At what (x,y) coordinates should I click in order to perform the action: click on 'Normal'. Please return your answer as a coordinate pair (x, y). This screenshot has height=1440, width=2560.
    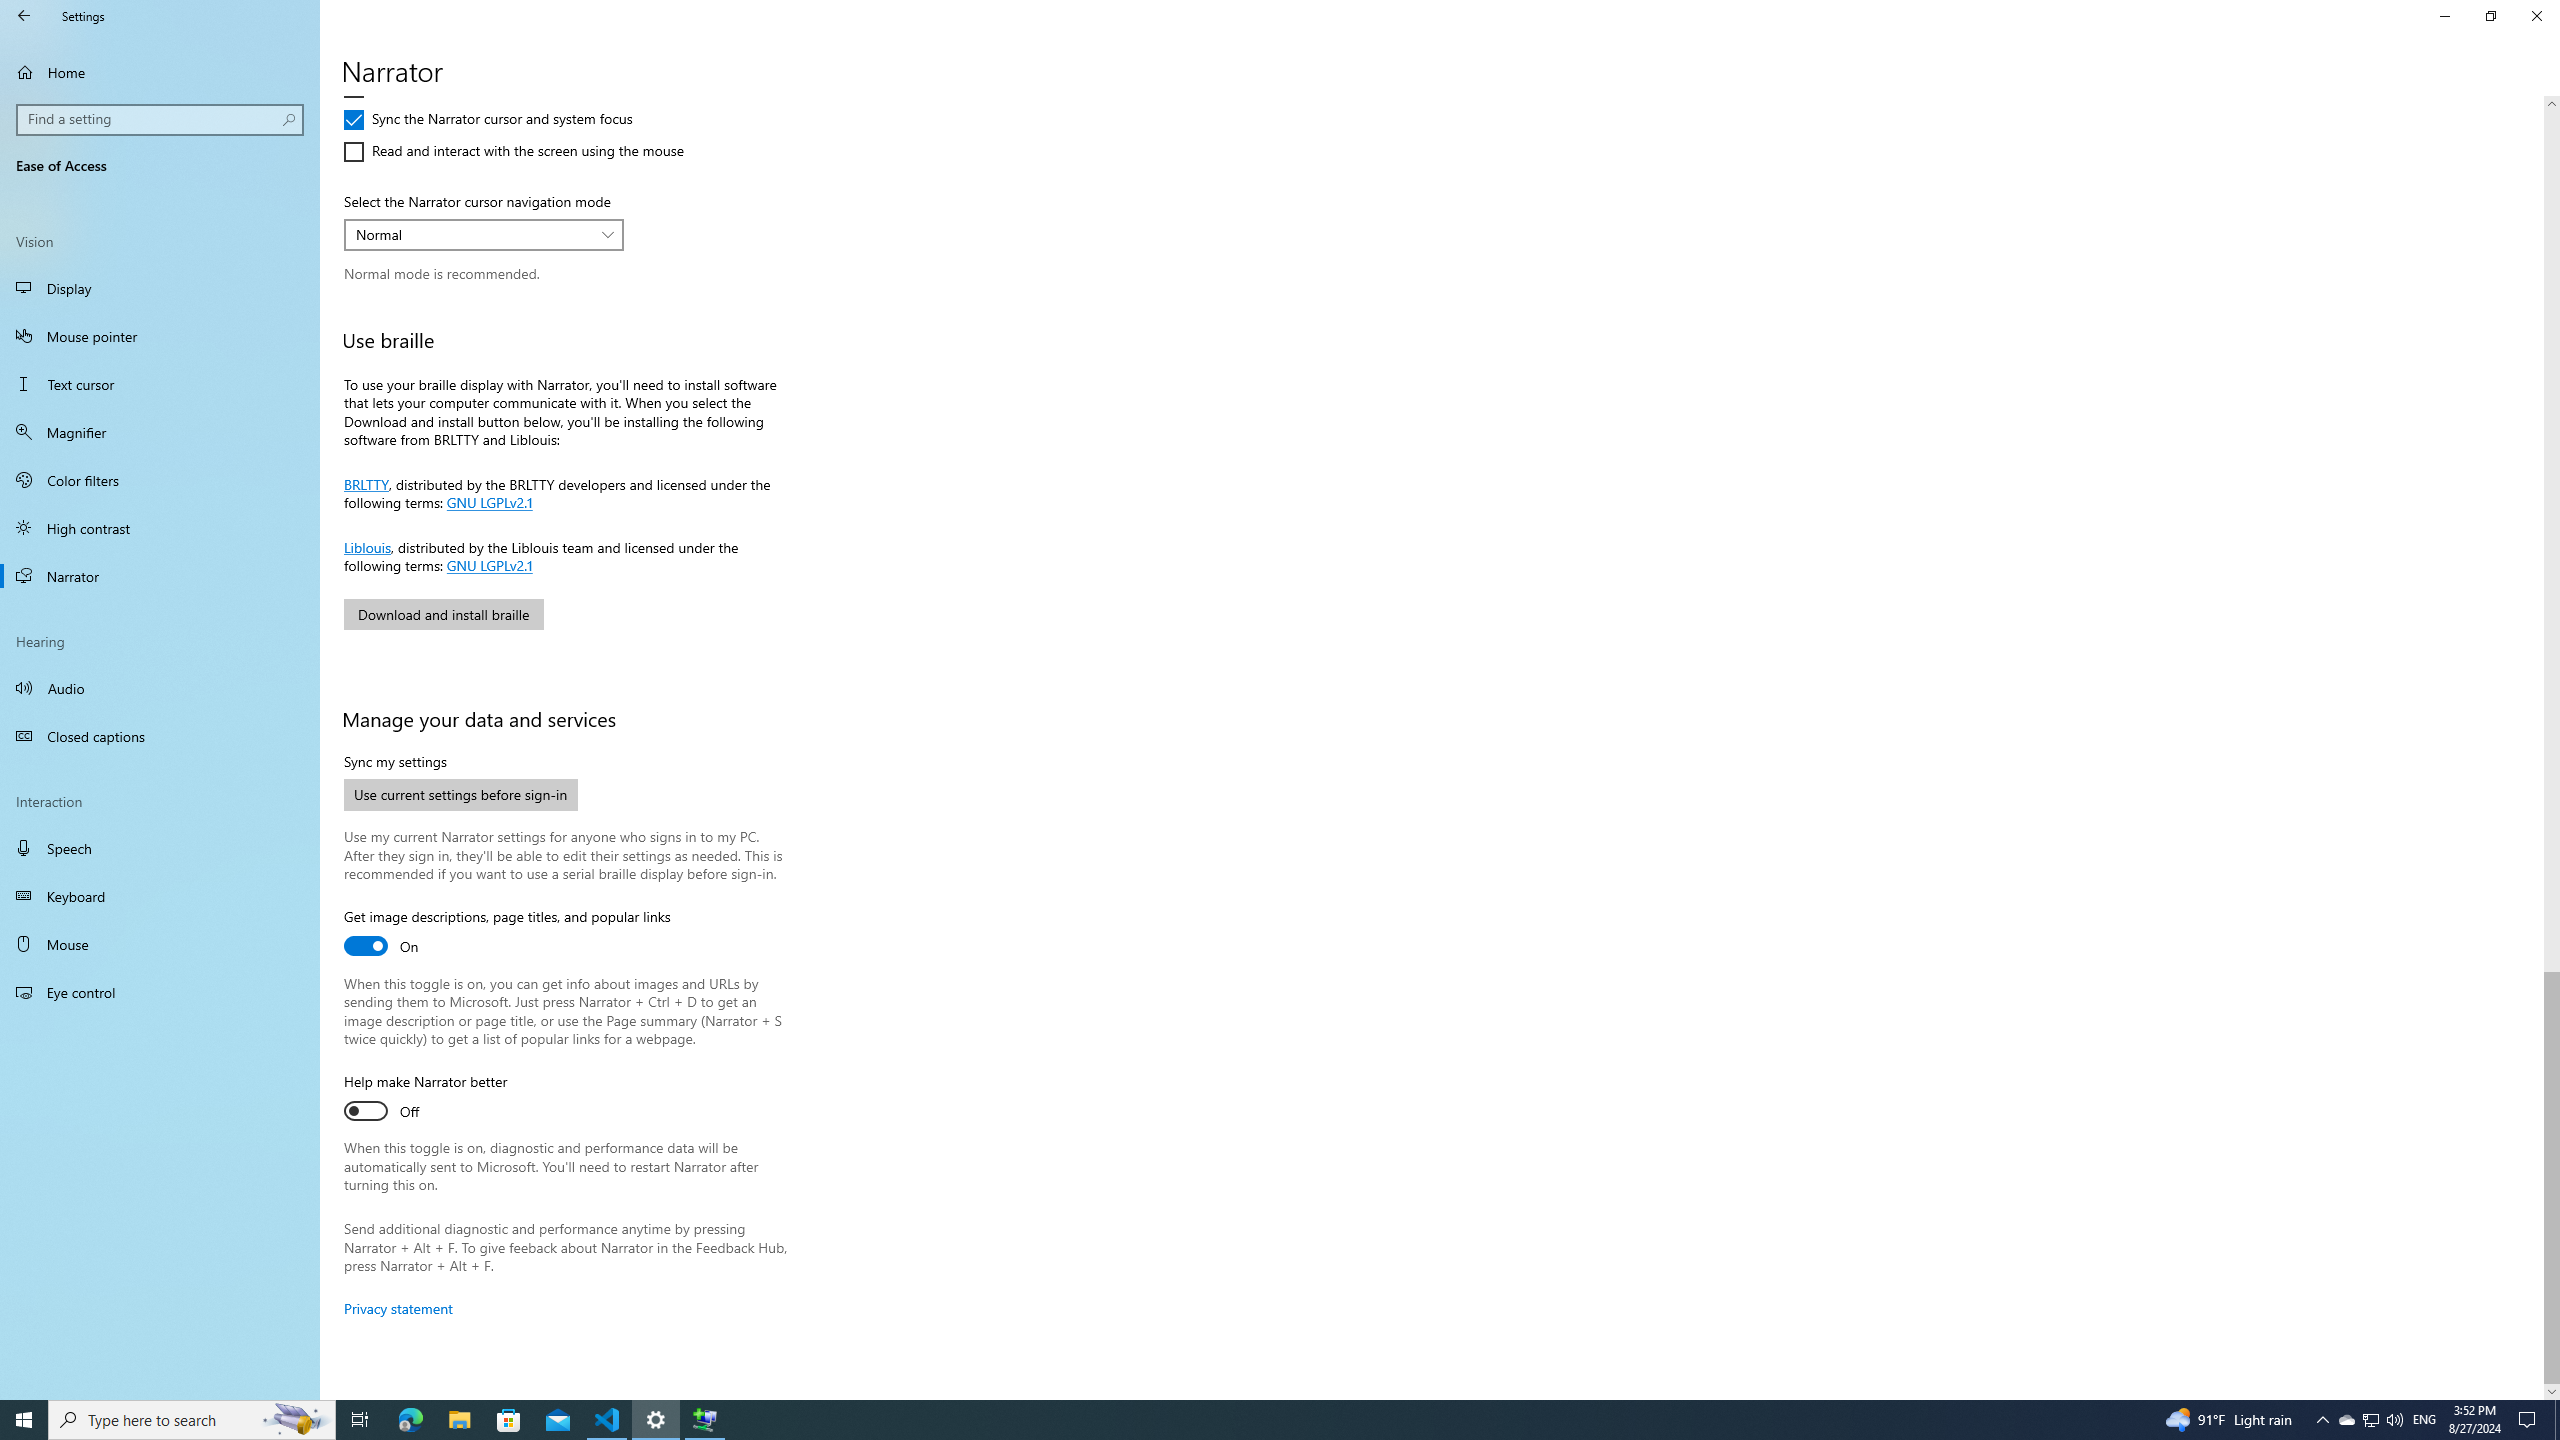
    Looking at the image, I should click on (472, 233).